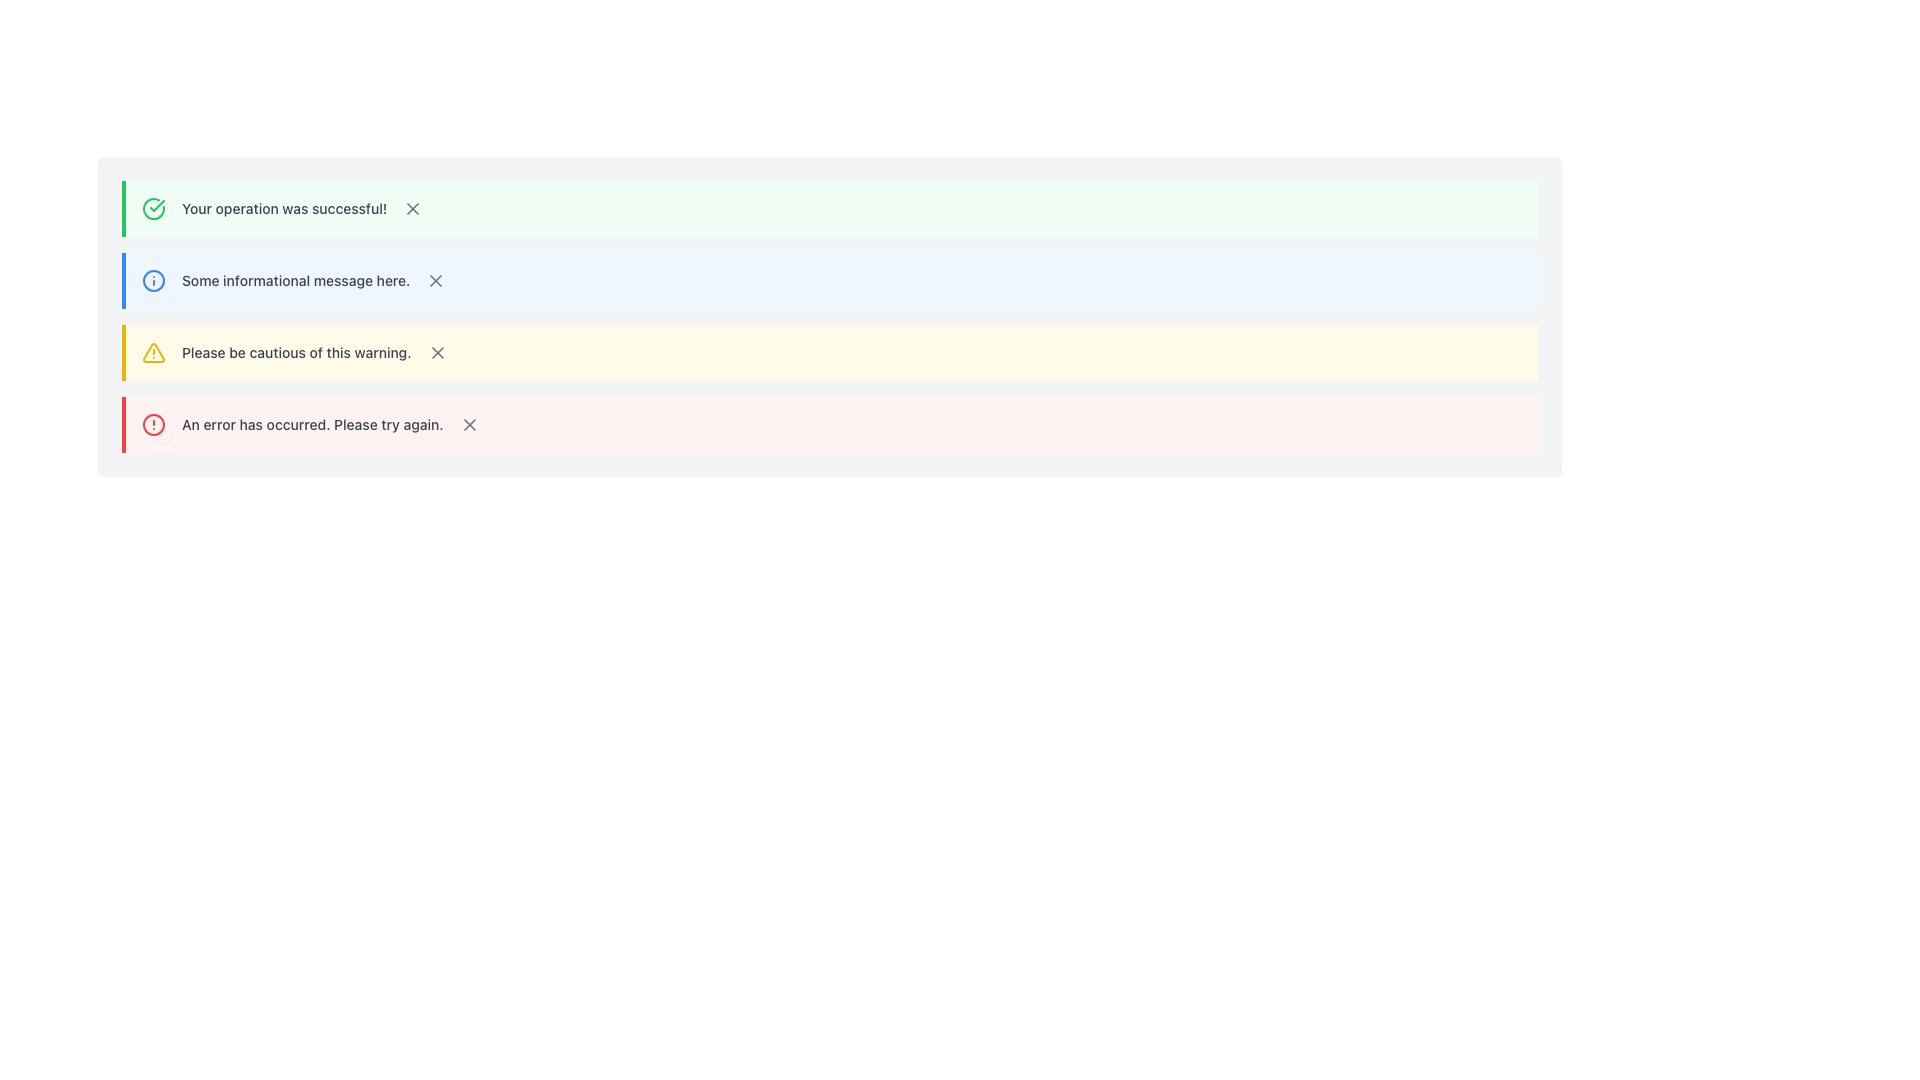 The height and width of the screenshot is (1080, 1920). I want to click on the close button located at the far right of the notification box, which is styled with a blue background, so click(435, 281).